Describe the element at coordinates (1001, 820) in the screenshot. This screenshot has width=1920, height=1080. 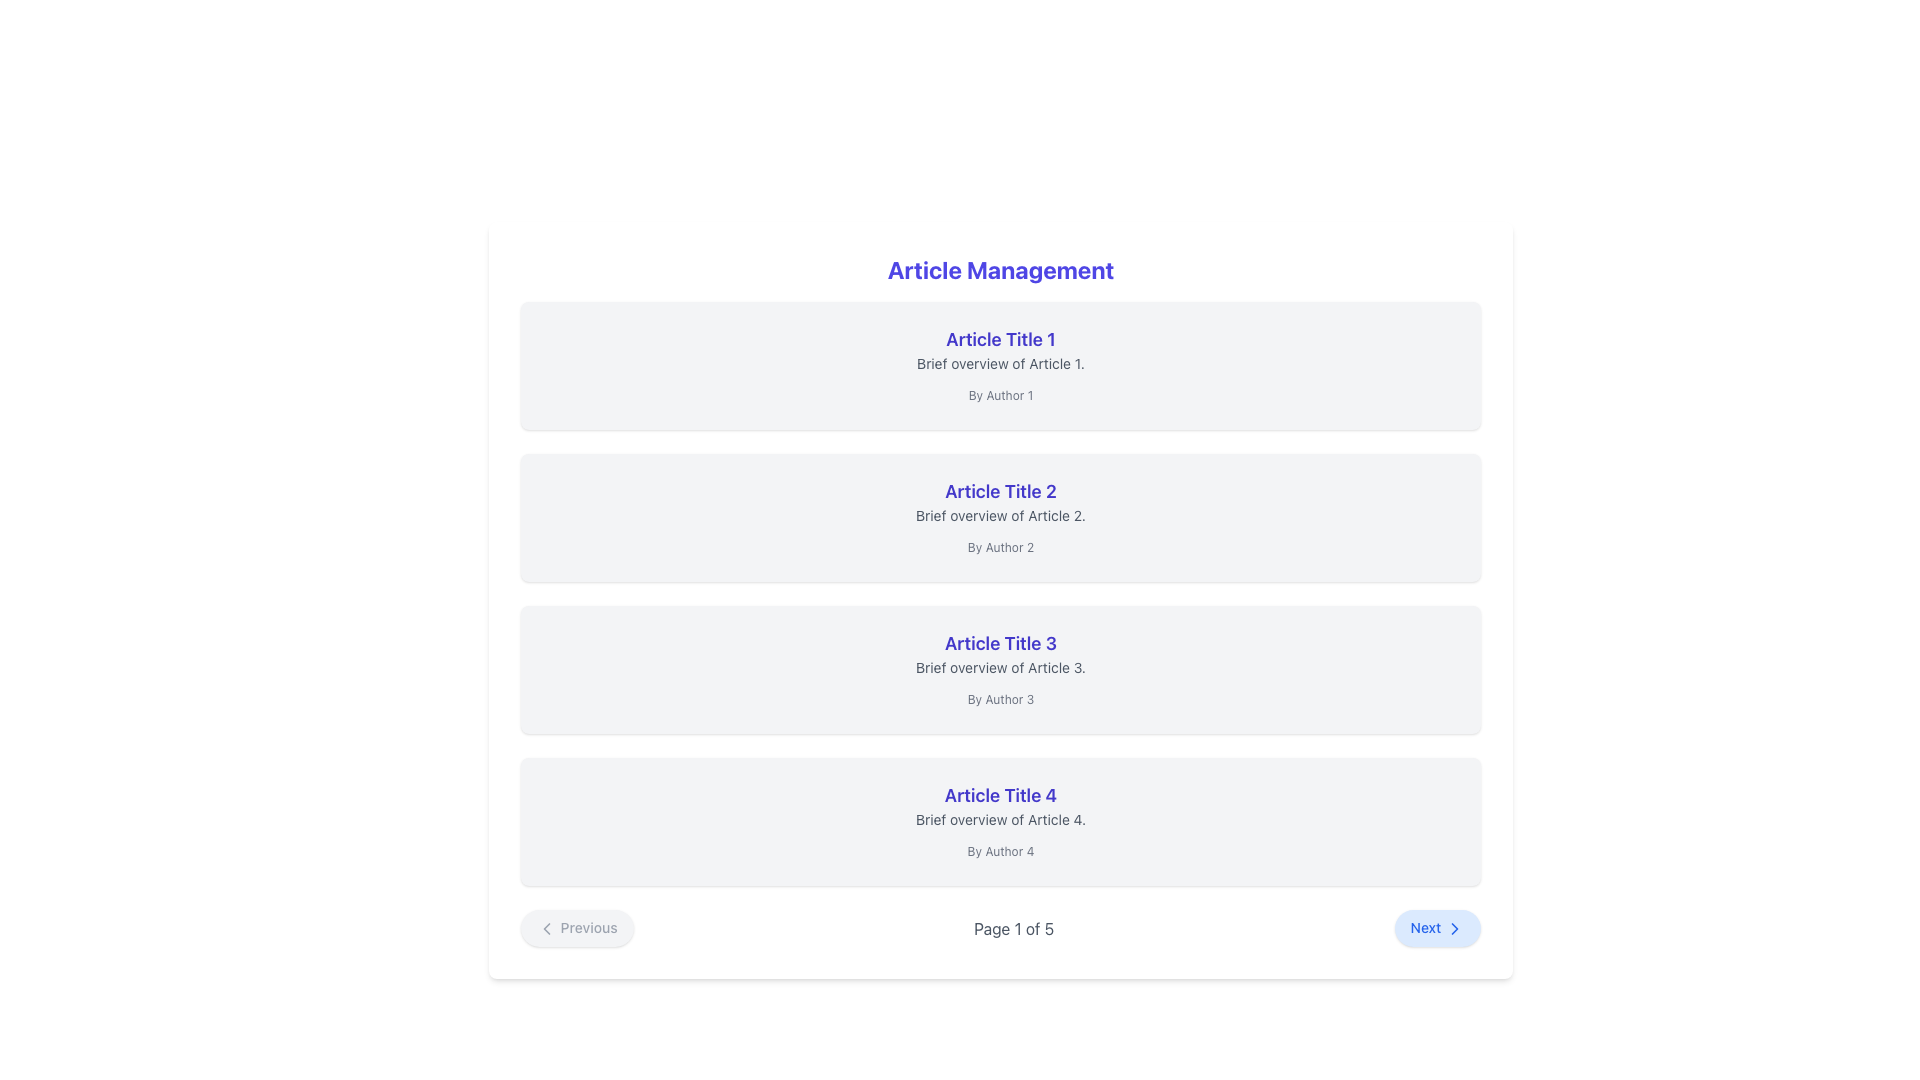
I see `the static text label that reads 'Brief overview of Article 4.' located within the description section of the fourth article card` at that location.